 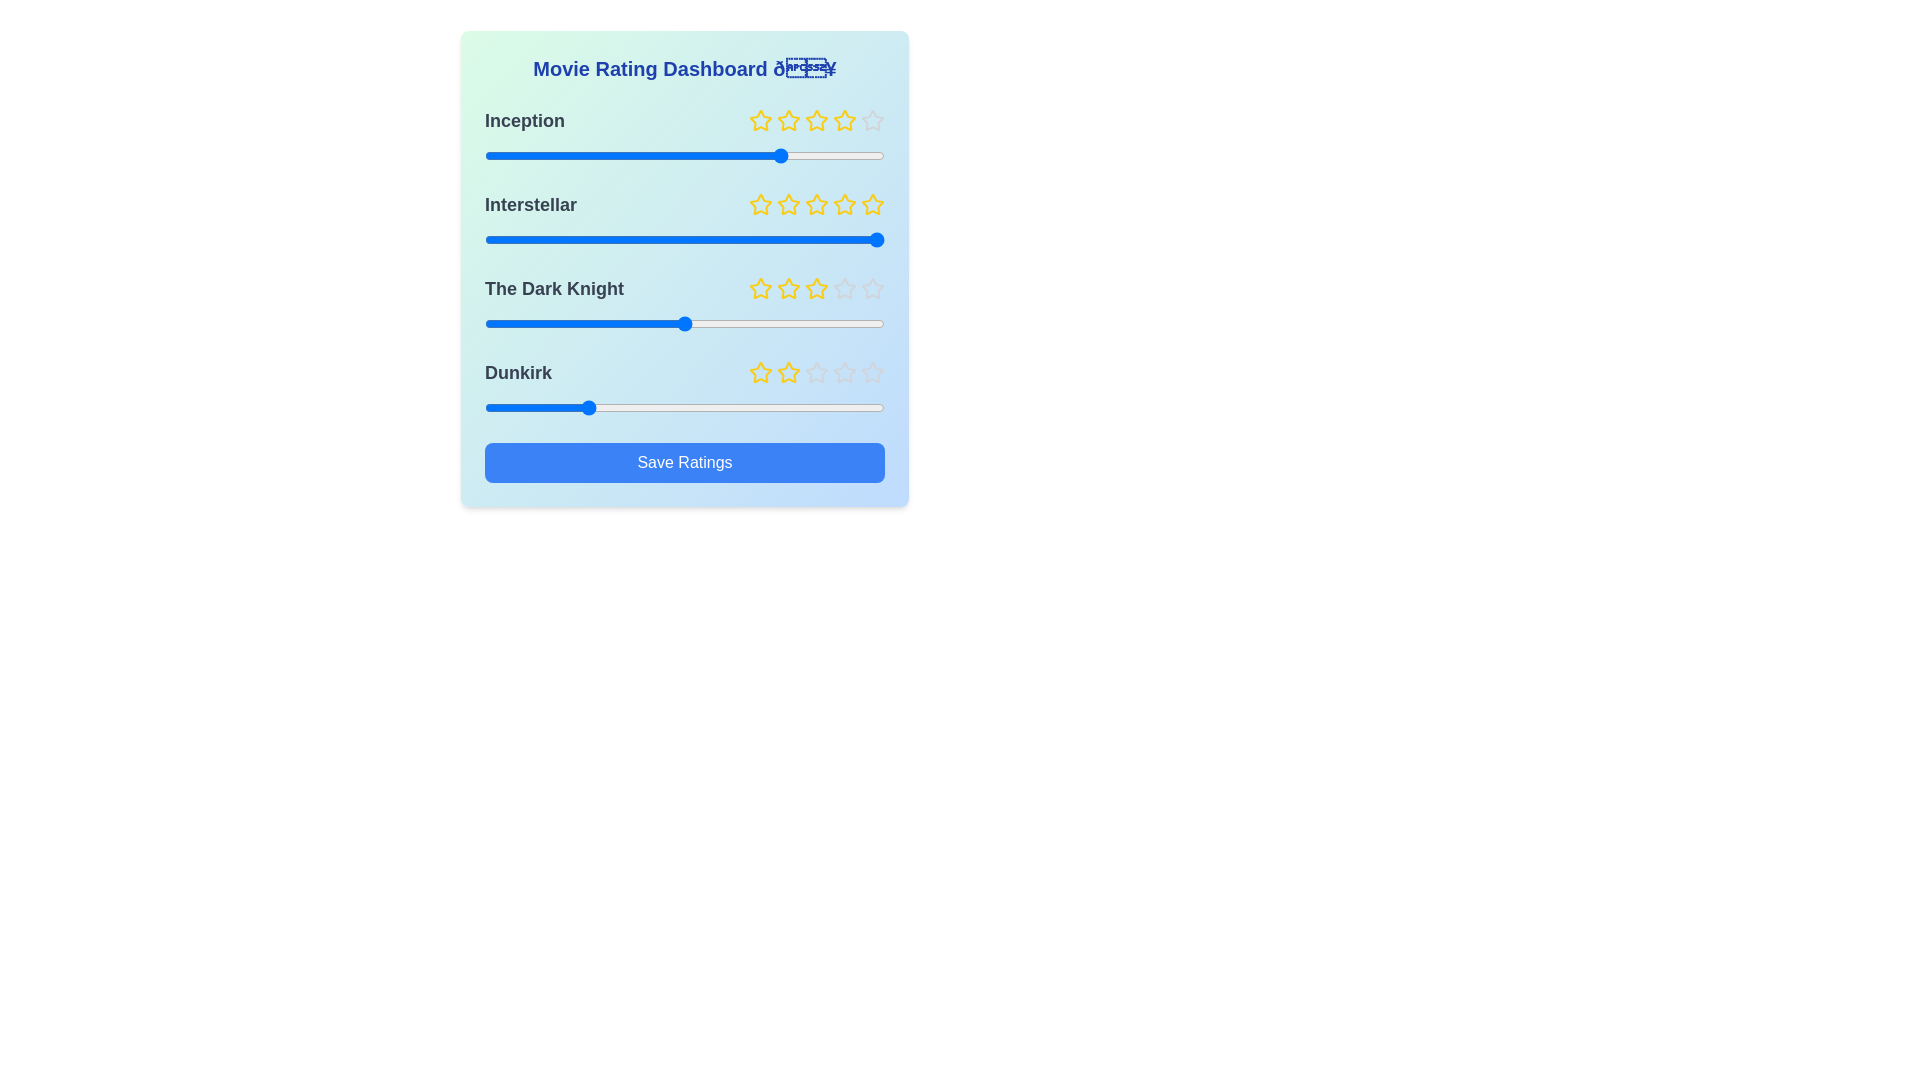 What do you see at coordinates (685, 154) in the screenshot?
I see `the slider for the movie 'Inception' to set the rating to 3` at bounding box center [685, 154].